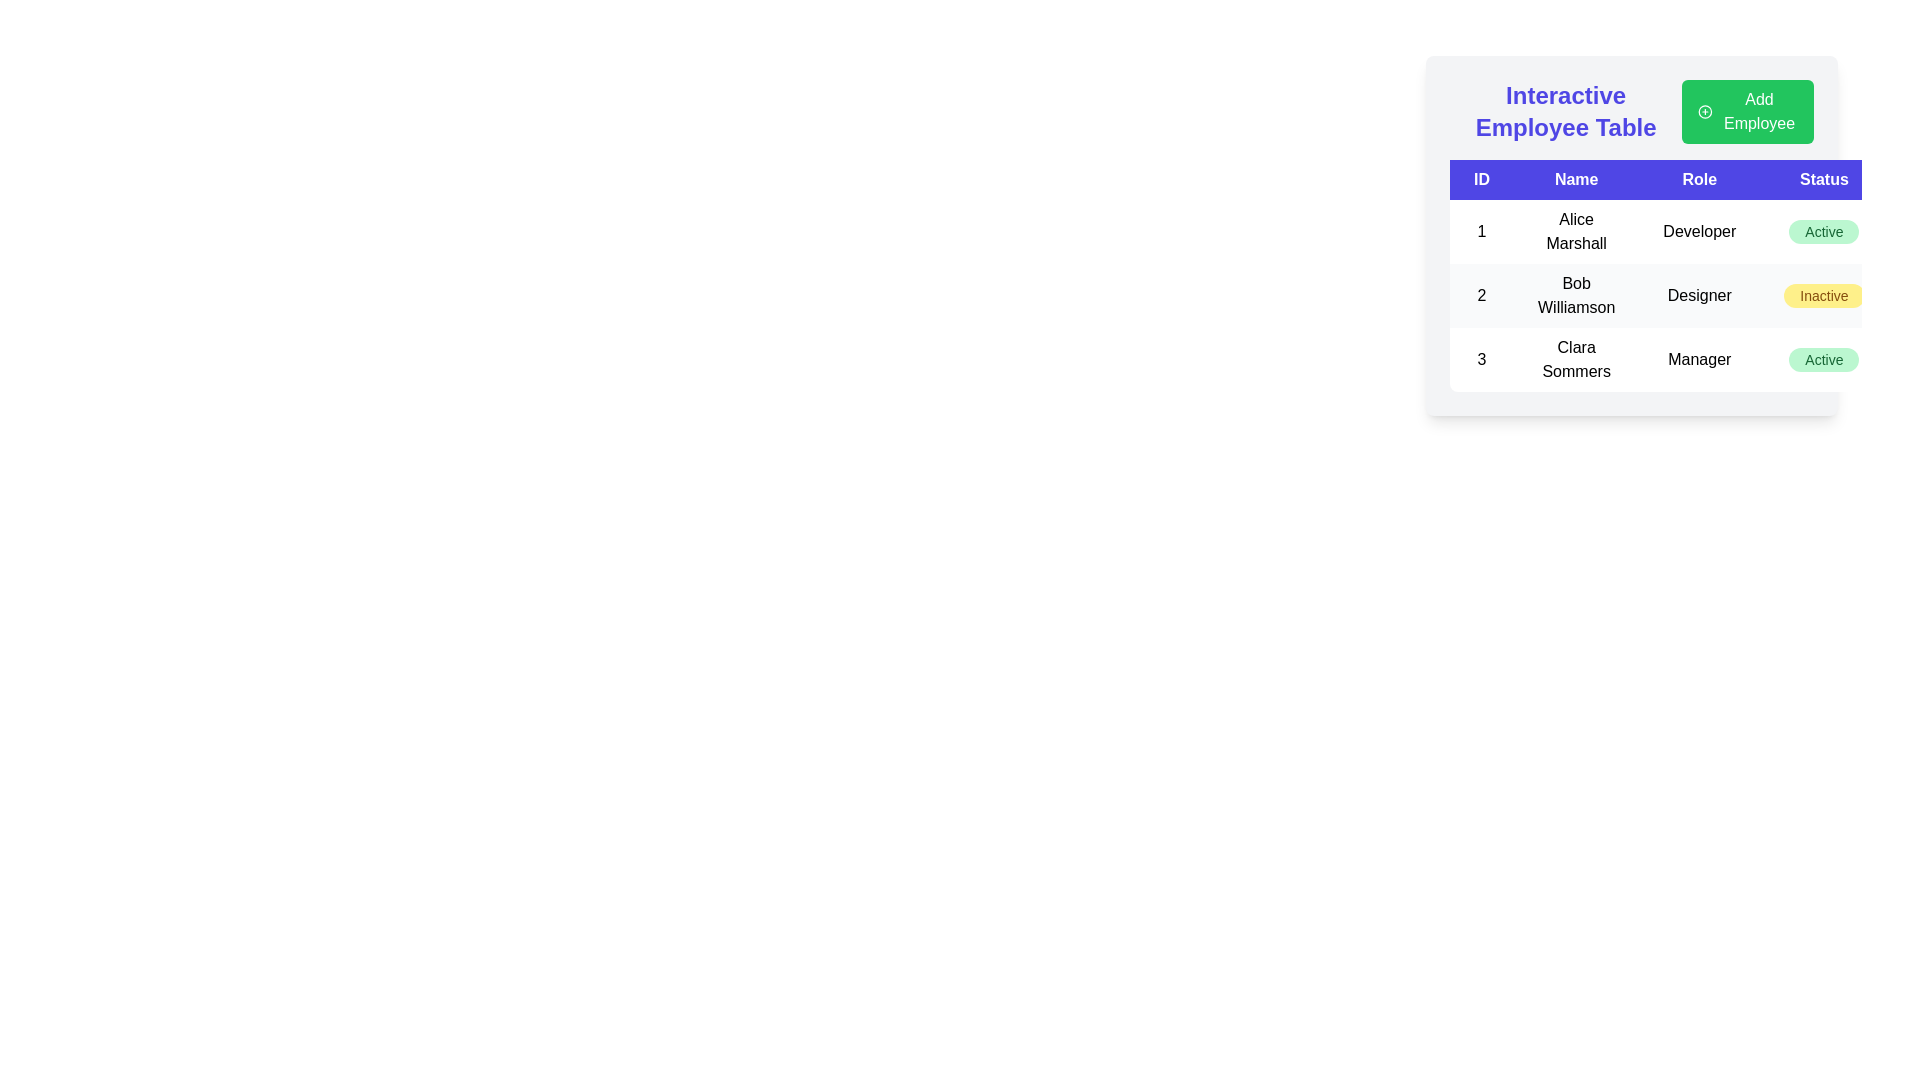  Describe the element at coordinates (1698, 358) in the screenshot. I see `the text label displaying 'Manager' in the last row of the Interactive Employee Table, which corresponds to Clara Sommers' role` at that location.